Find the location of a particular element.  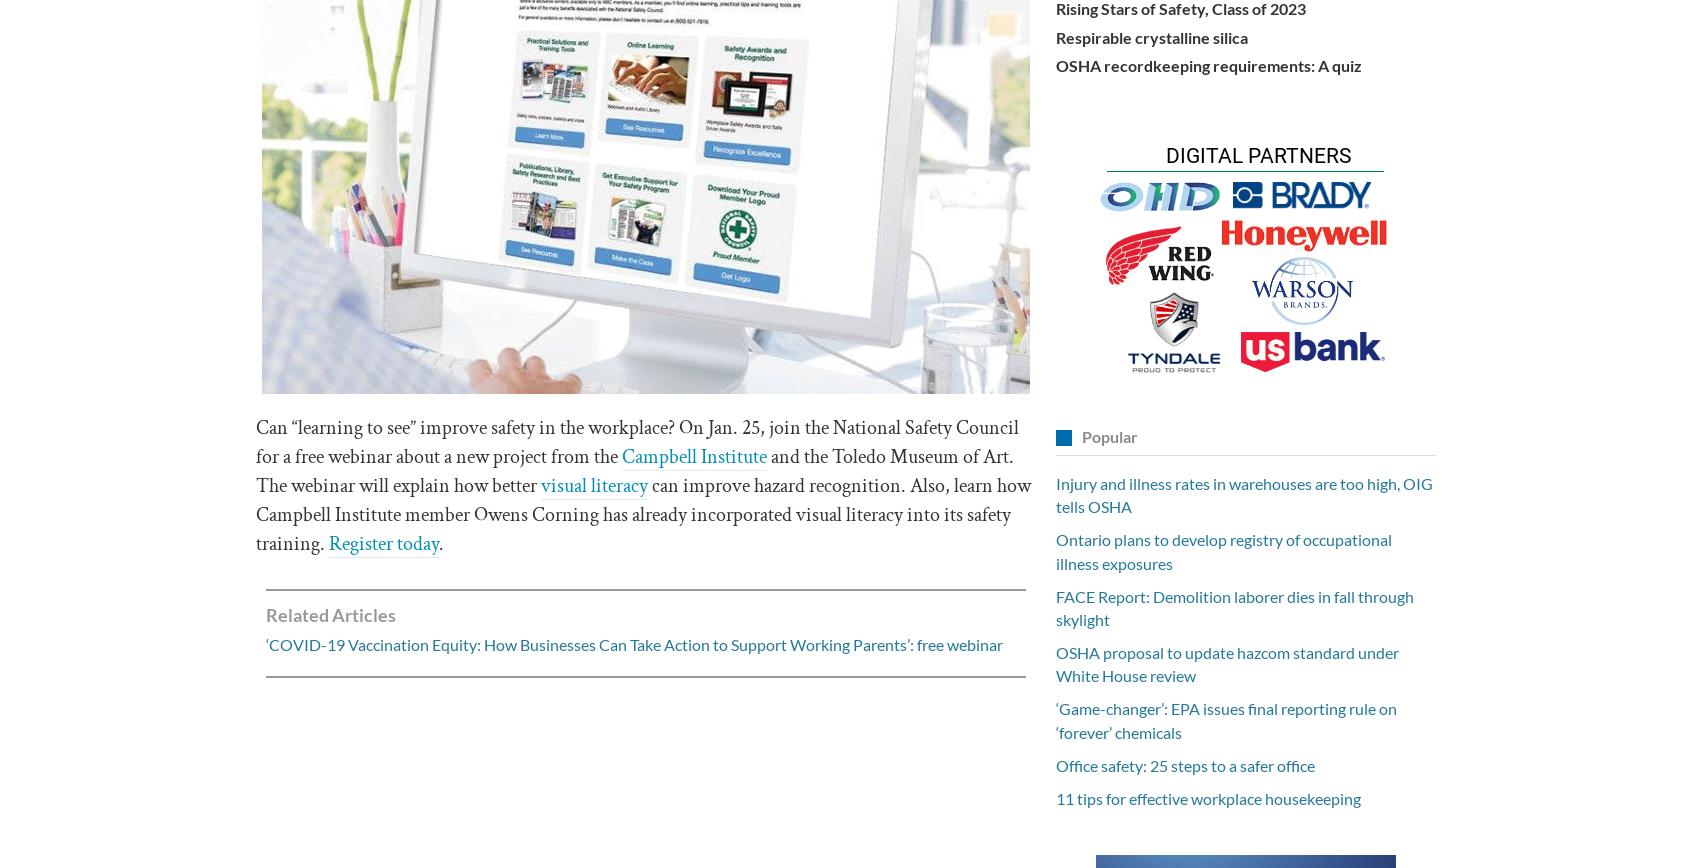

'OSHA recordkeeping requirements: A quiz' is located at coordinates (1208, 64).